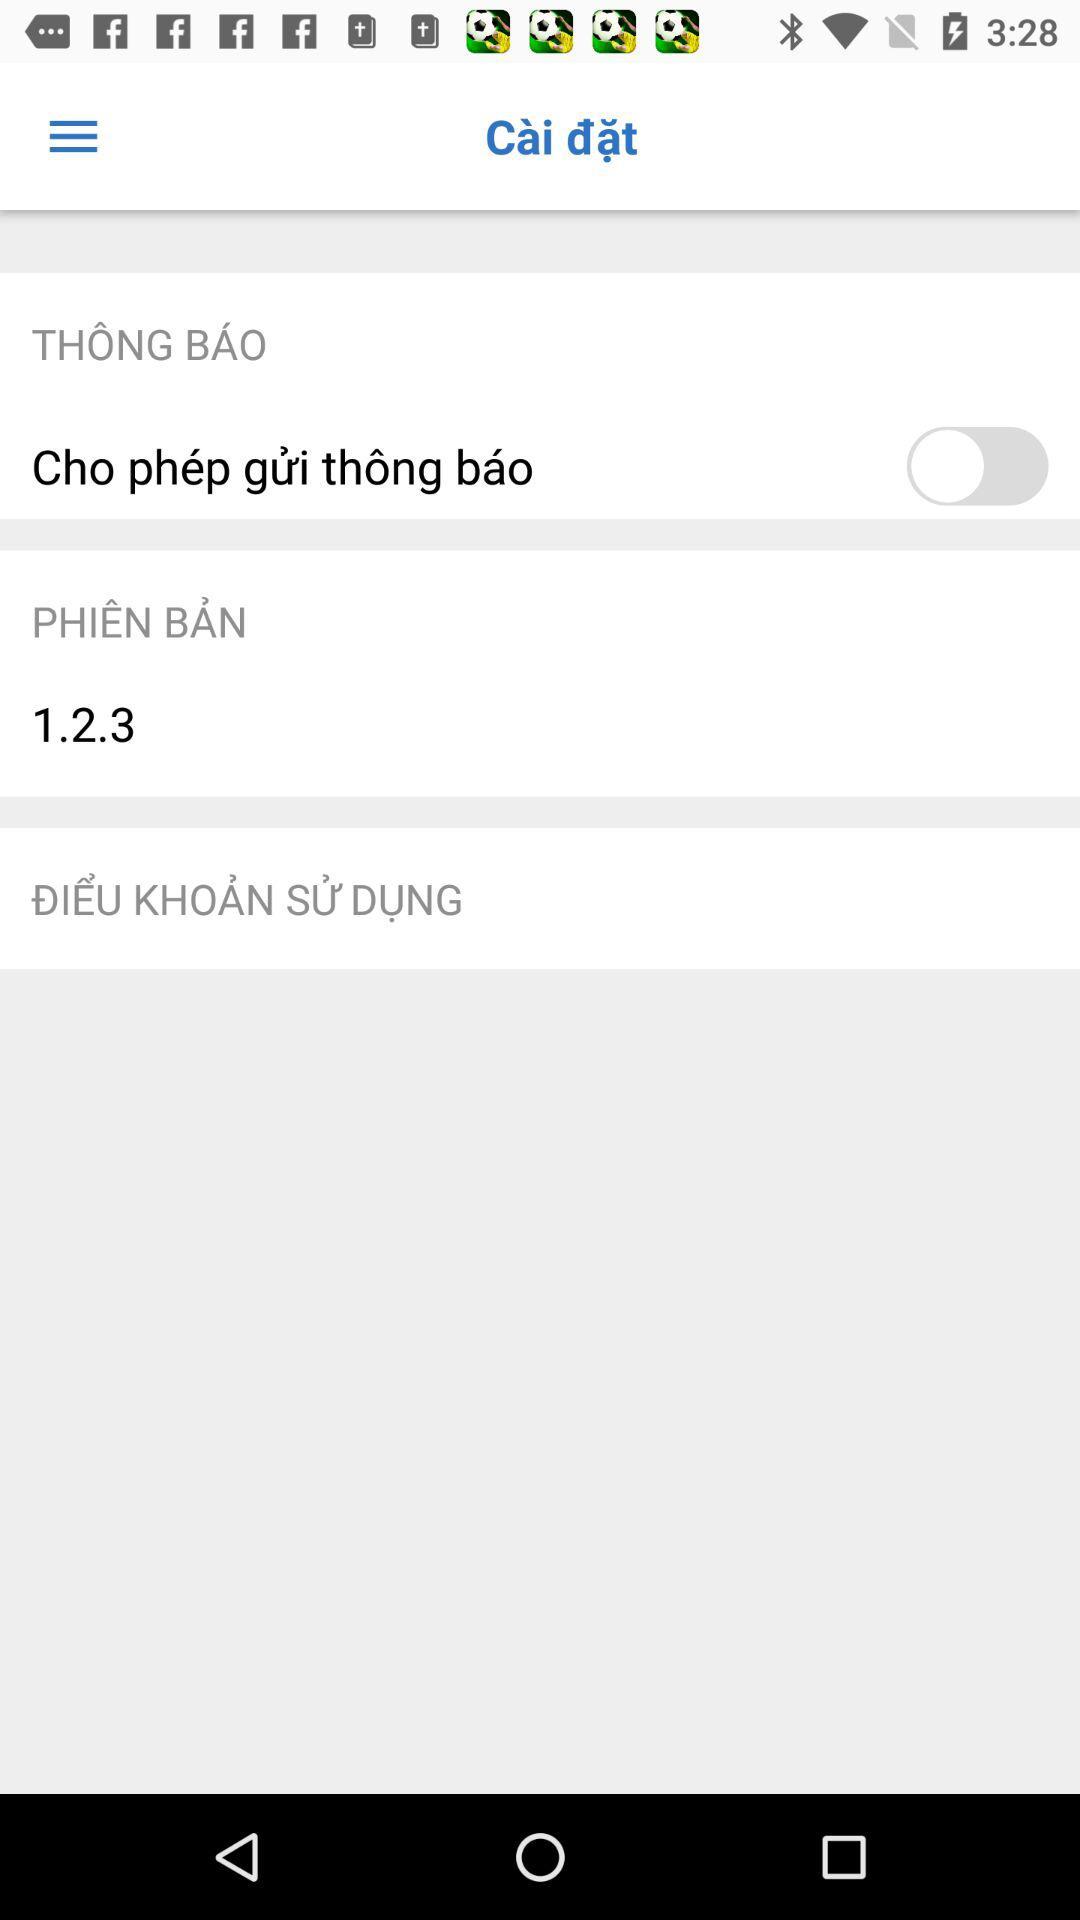  I want to click on icon at the top left corner, so click(72, 135).